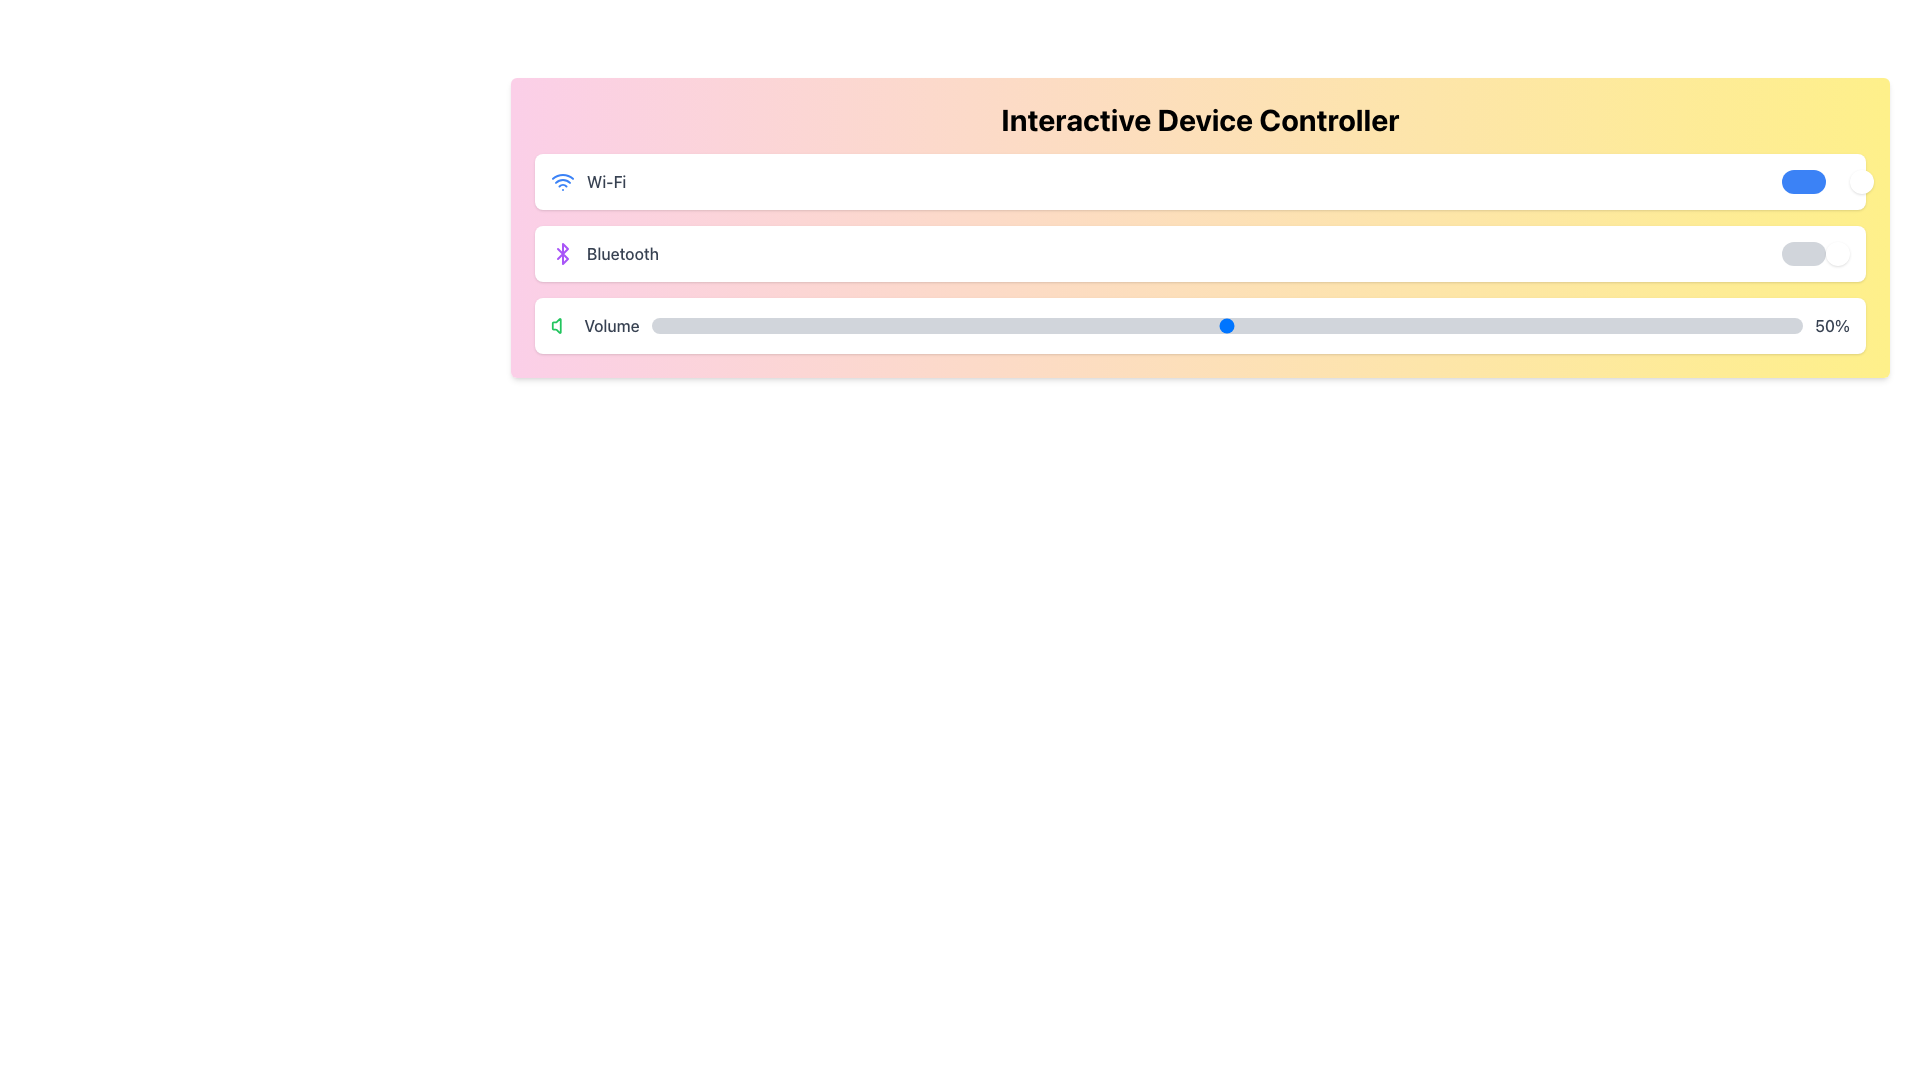 The height and width of the screenshot is (1080, 1920). Describe the element at coordinates (605, 181) in the screenshot. I see `the text element that serves as a label for the Wi-Fi functionality, positioned to the right of the Wi-Fi icon in the first row of options` at that location.